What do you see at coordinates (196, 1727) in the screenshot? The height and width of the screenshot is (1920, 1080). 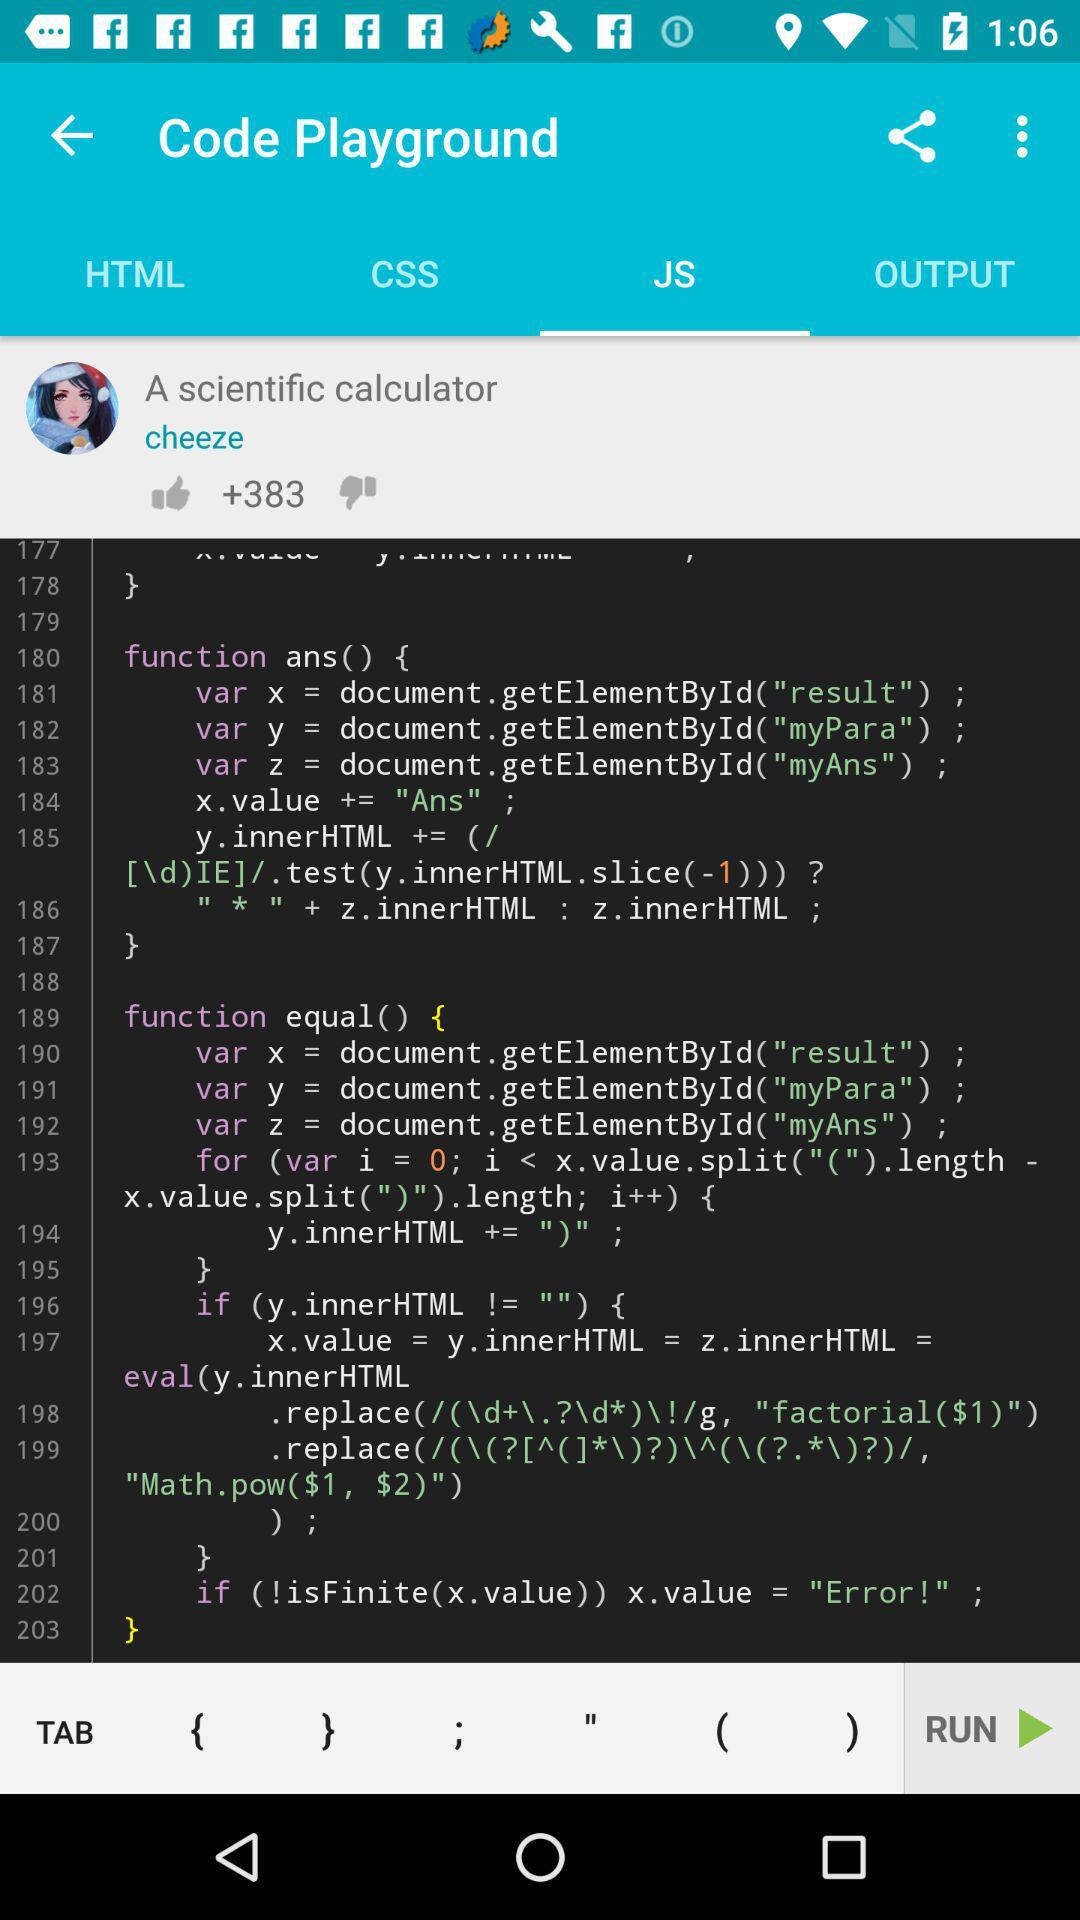 I see `the icon below the function shiftfn ken icon` at bounding box center [196, 1727].